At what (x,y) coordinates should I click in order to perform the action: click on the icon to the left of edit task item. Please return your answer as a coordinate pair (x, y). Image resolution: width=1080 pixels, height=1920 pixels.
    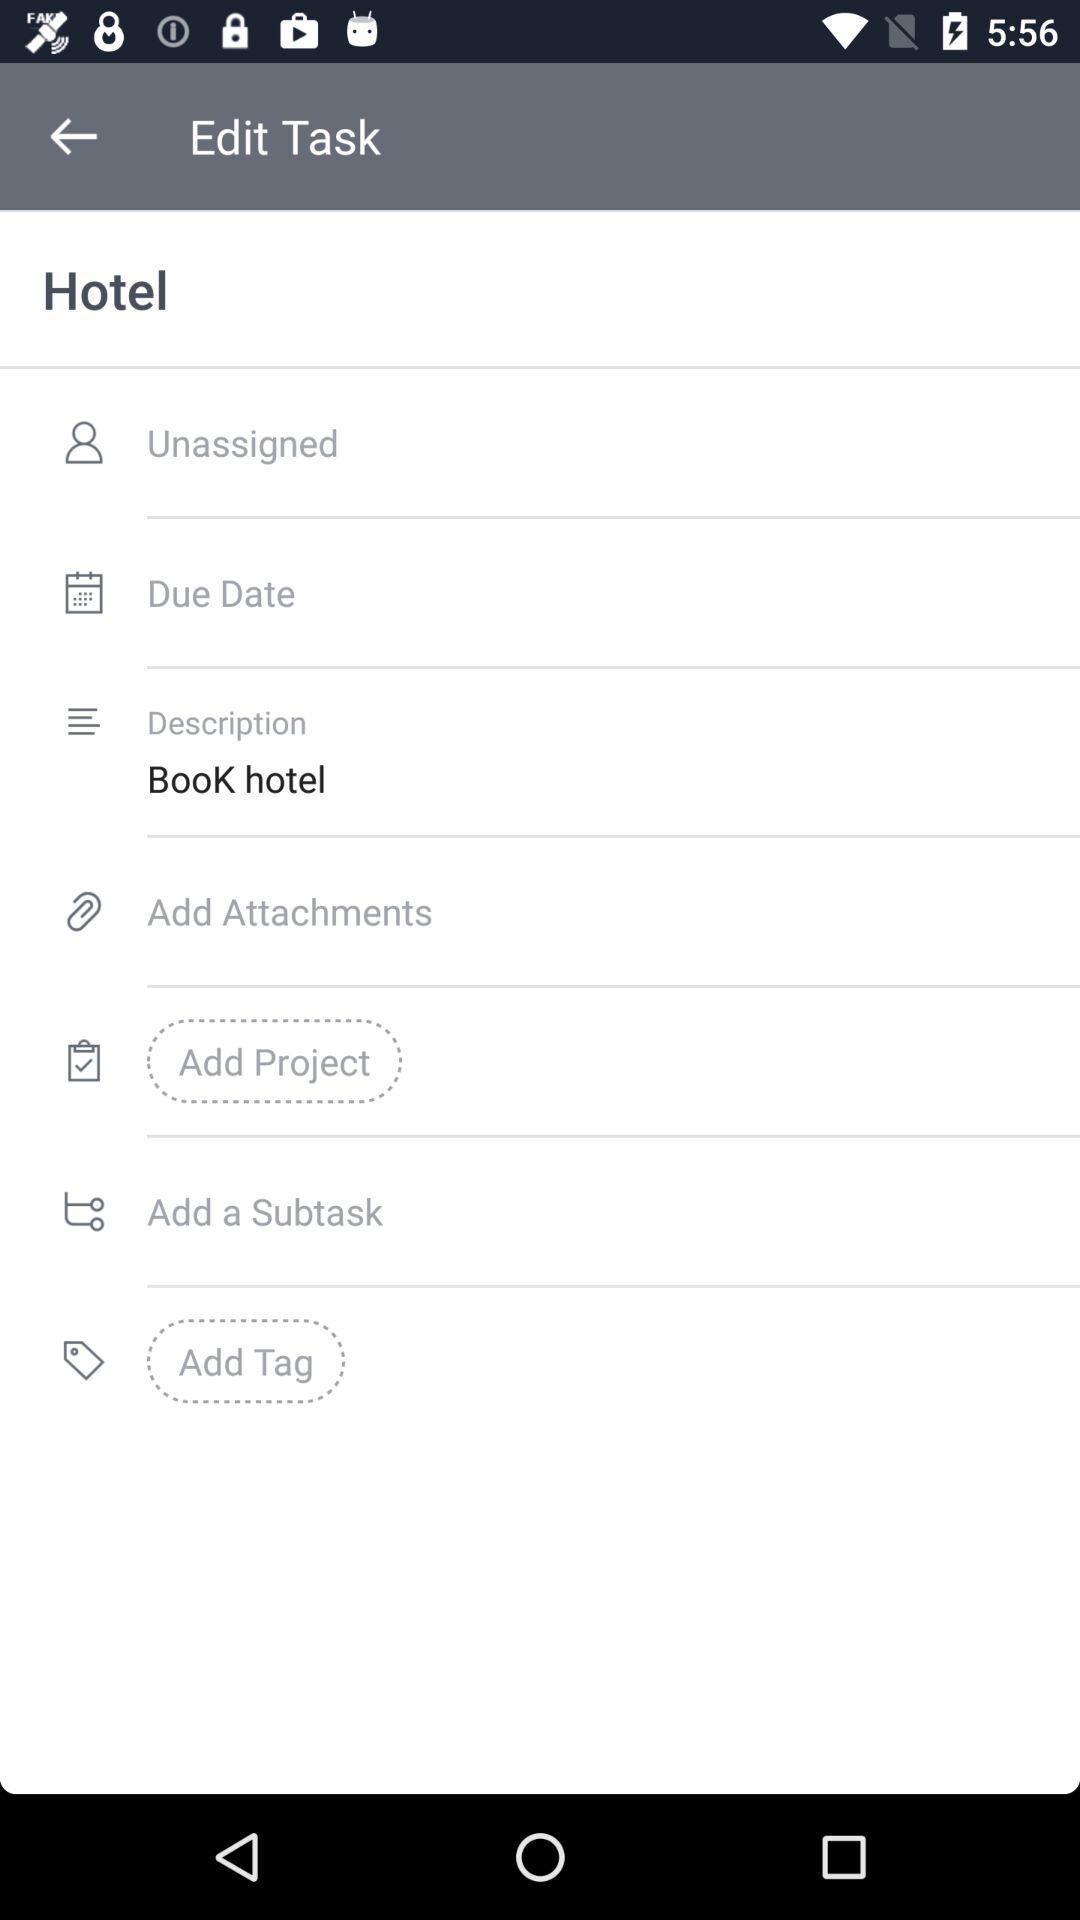
    Looking at the image, I should click on (72, 135).